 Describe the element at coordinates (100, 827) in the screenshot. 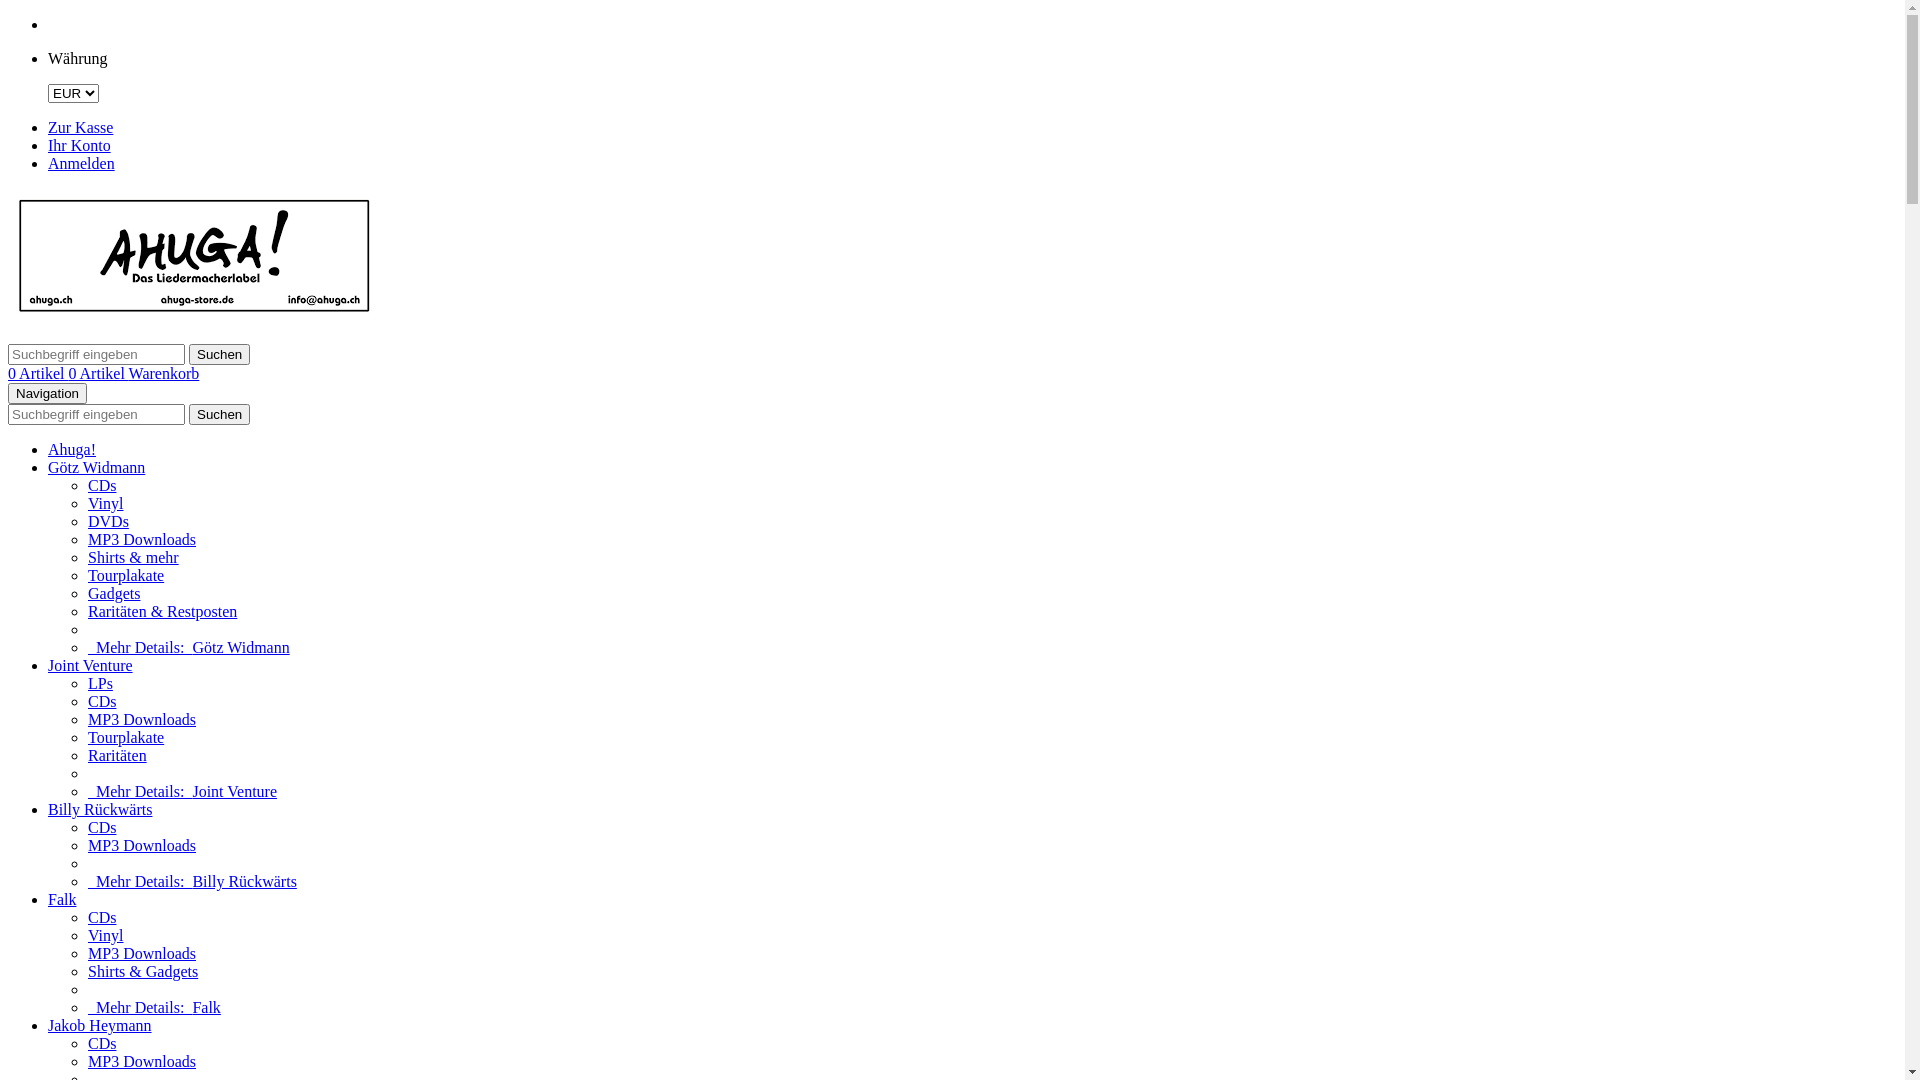

I see `'CDs'` at that location.